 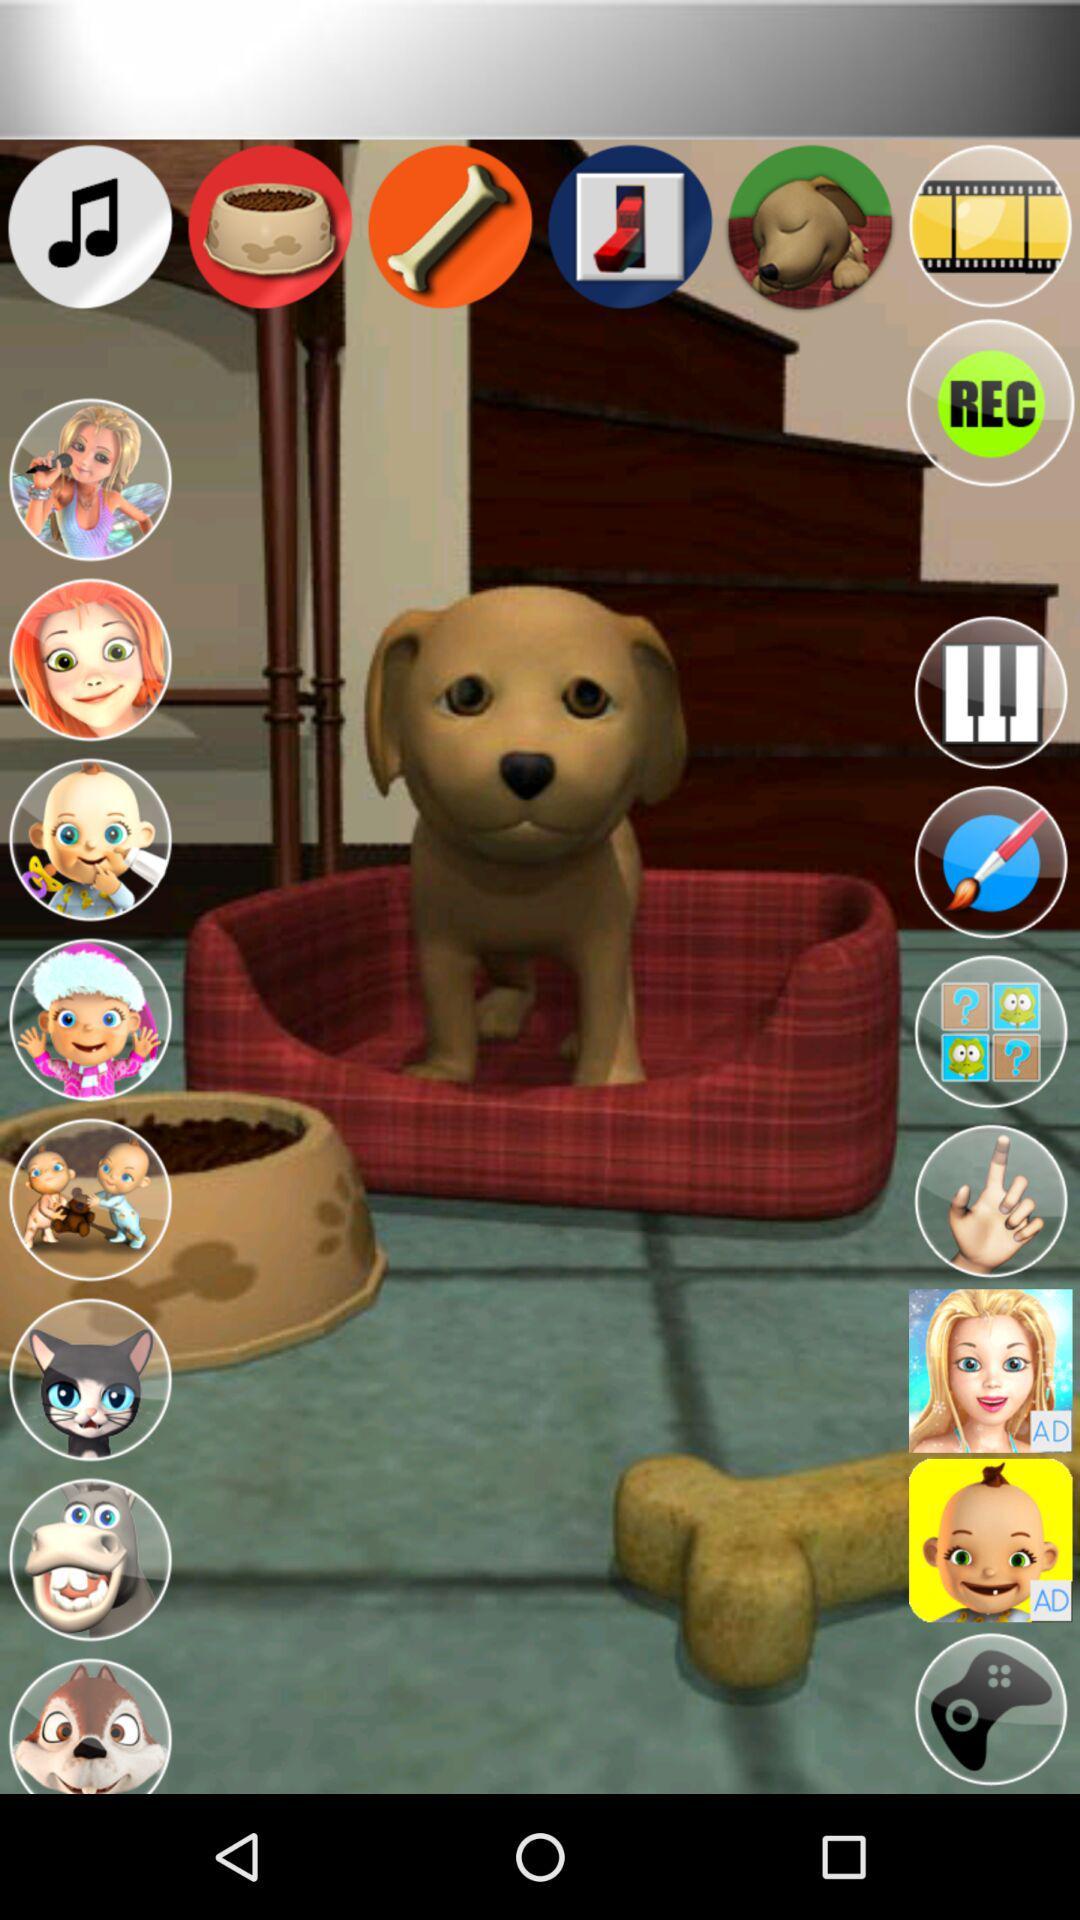 What do you see at coordinates (88, 513) in the screenshot?
I see `the avatar icon` at bounding box center [88, 513].